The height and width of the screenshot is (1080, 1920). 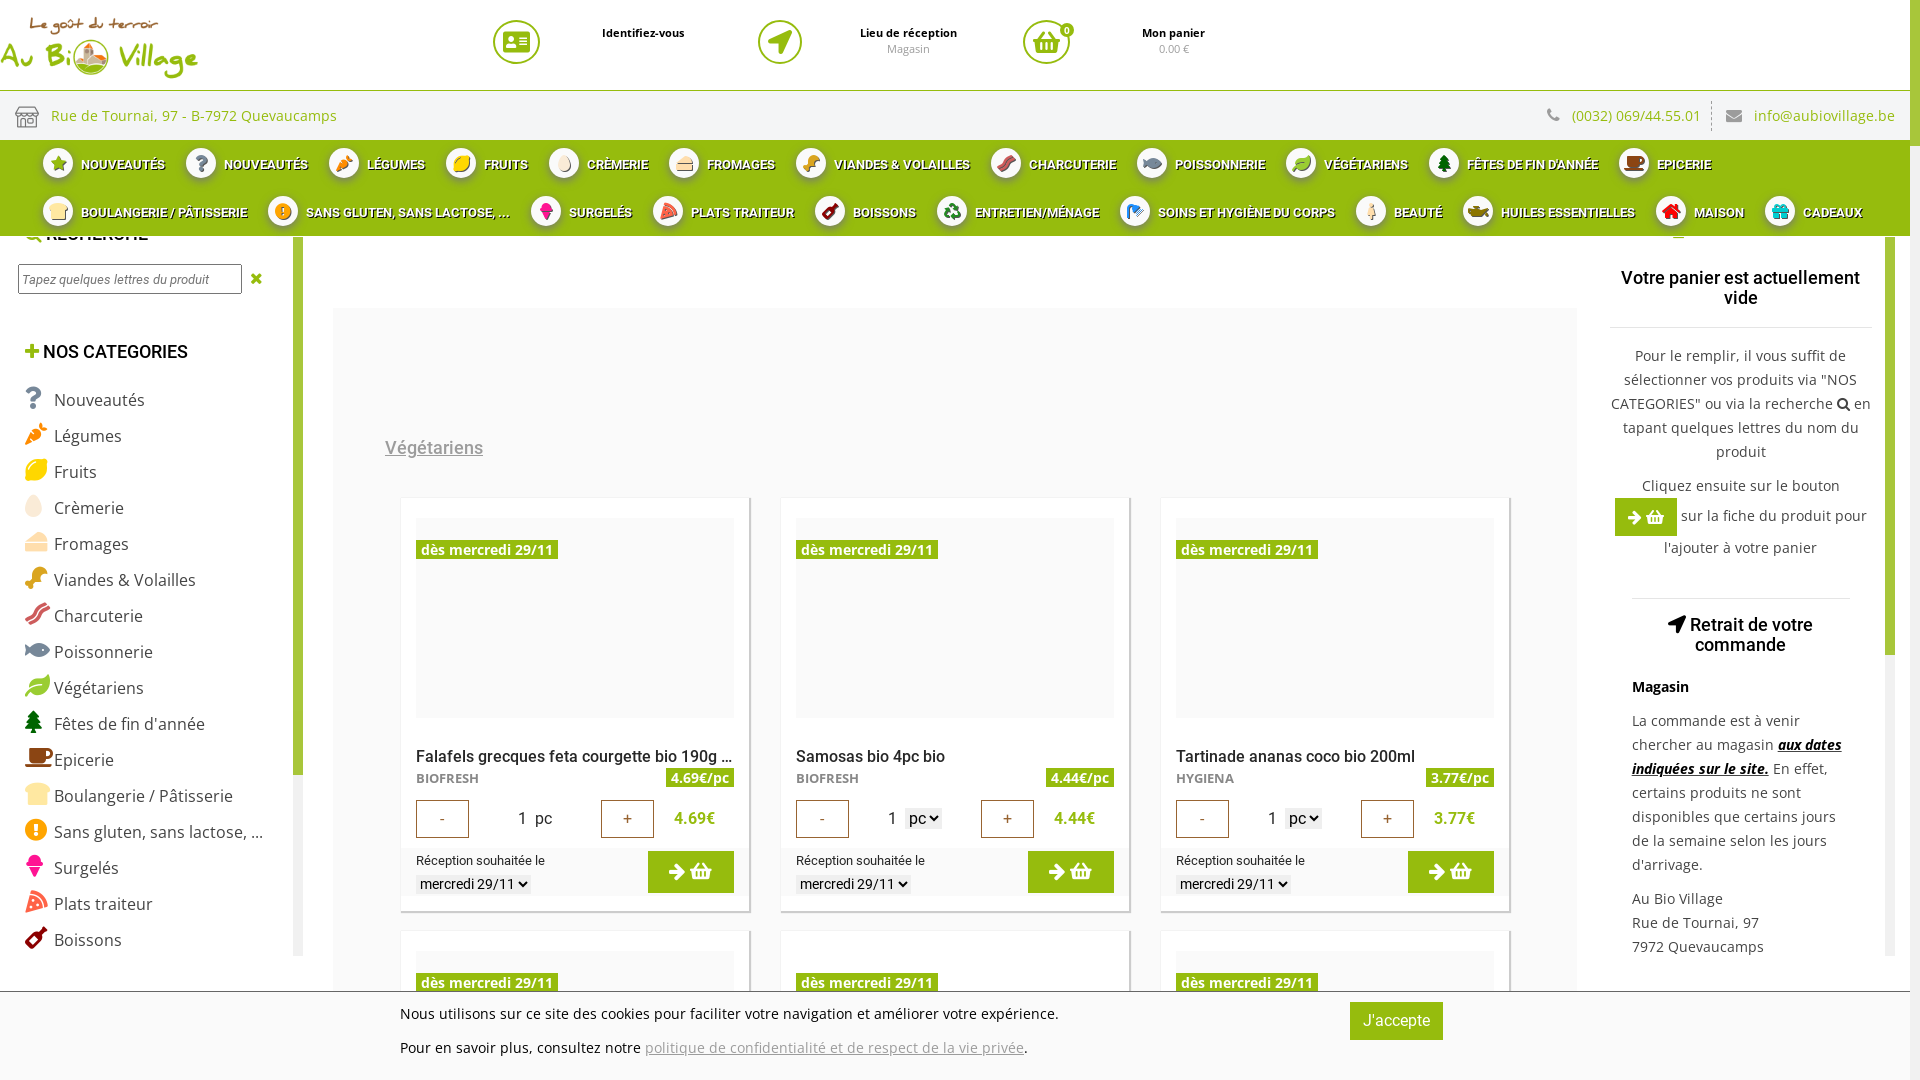 I want to click on '0', so click(x=1022, y=42).